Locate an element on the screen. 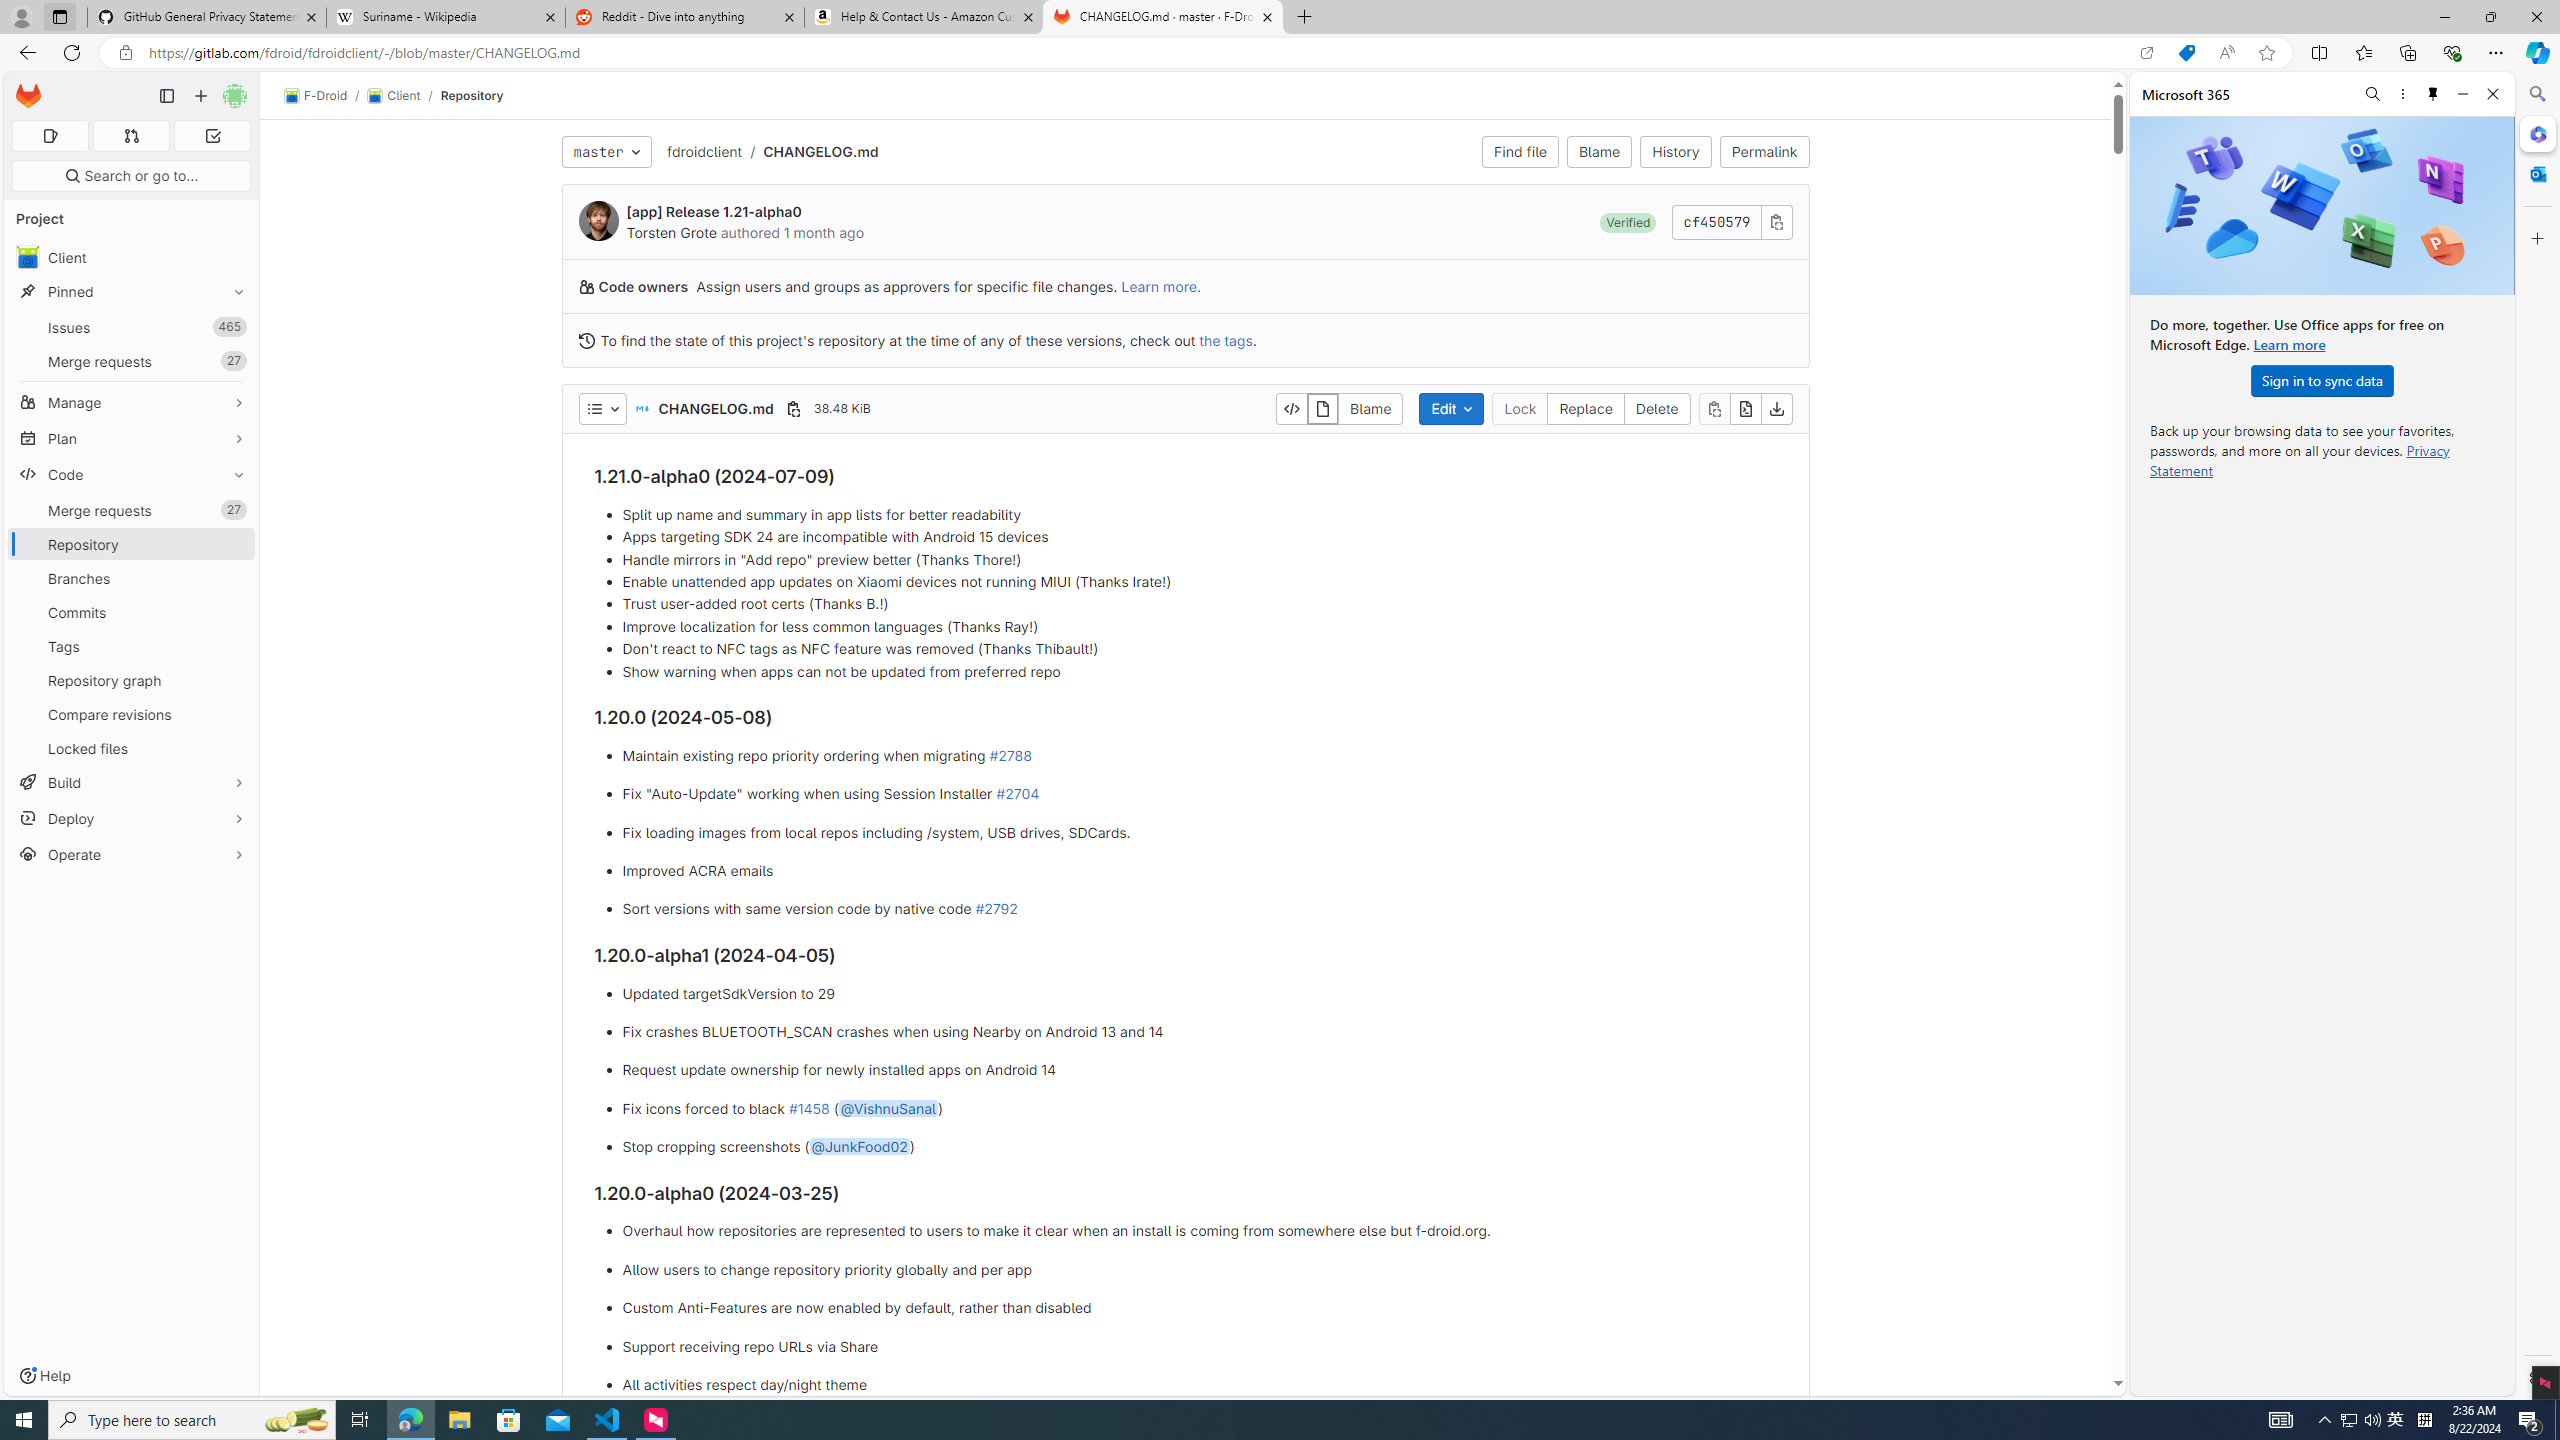 The width and height of the screenshot is (2560, 1440). 'Pin Locked files' is located at coordinates (233, 747).